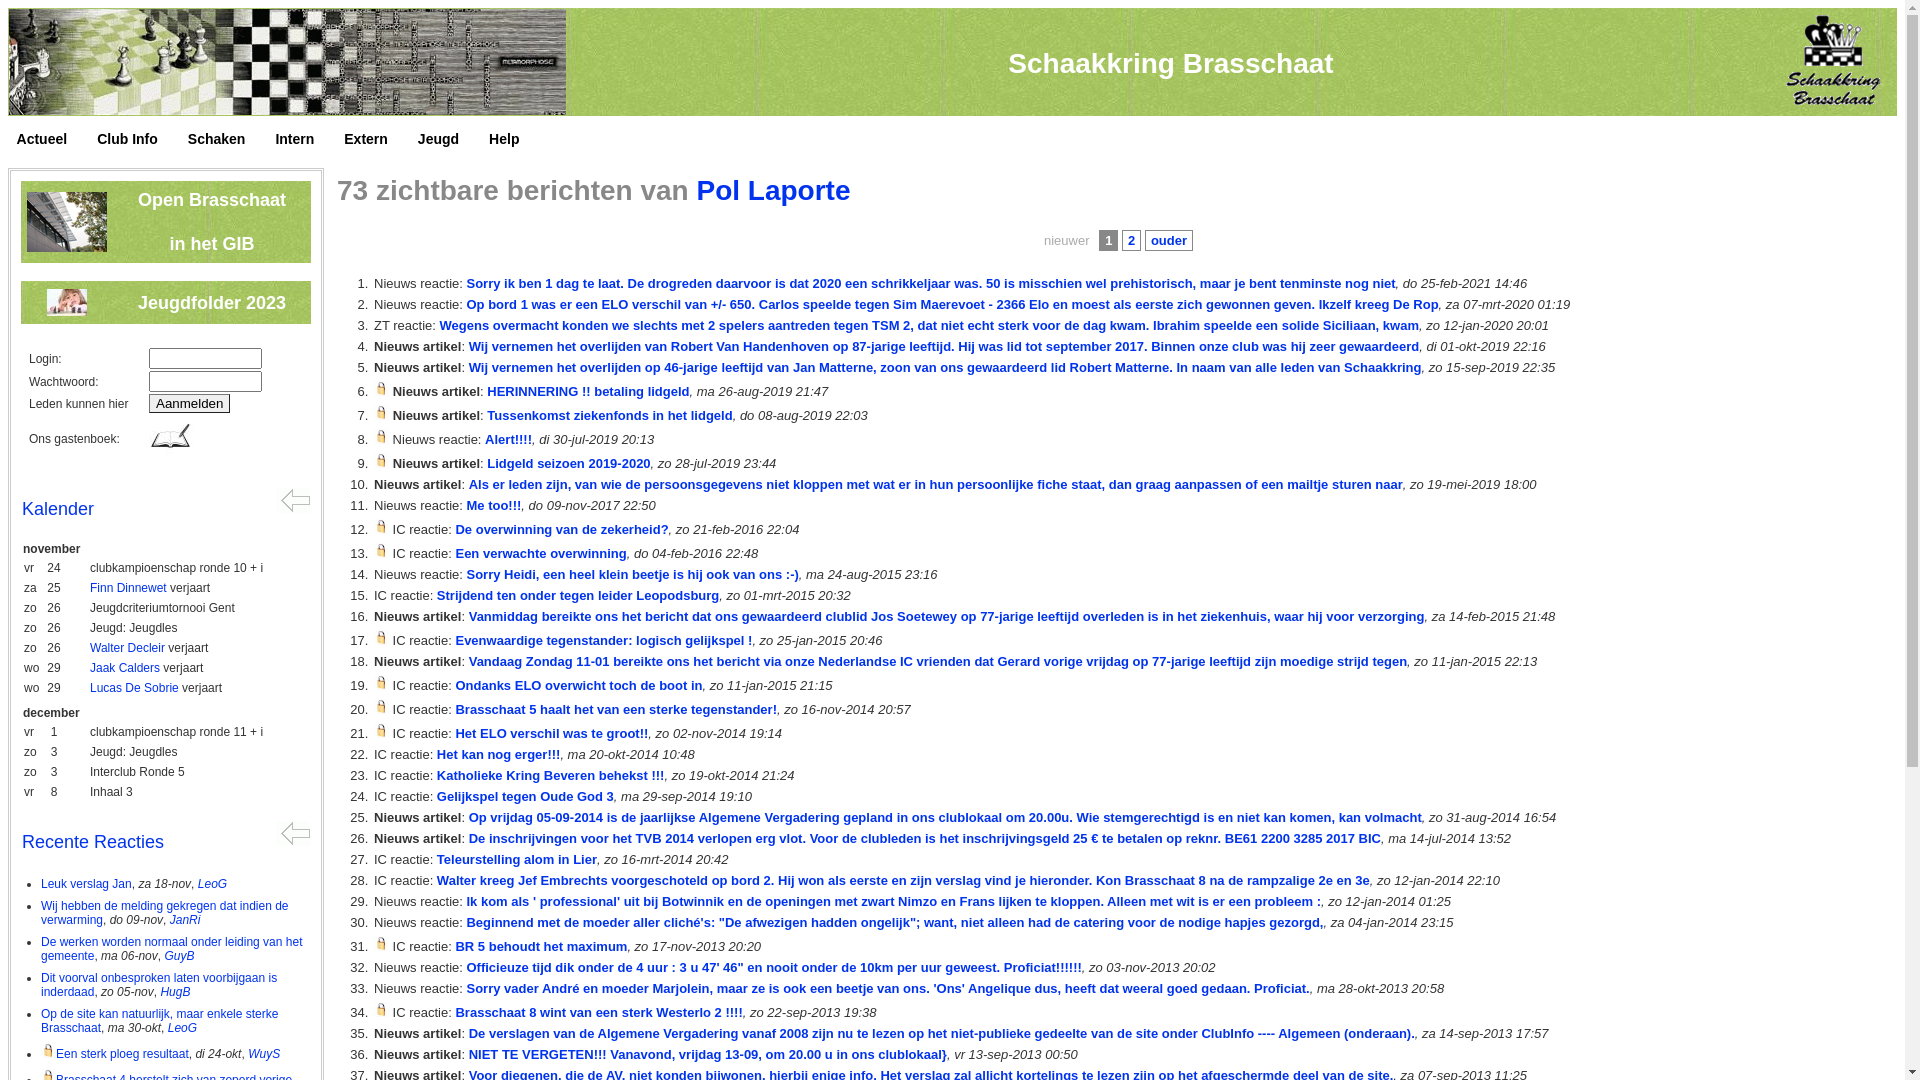  Describe the element at coordinates (464, 574) in the screenshot. I see `'Sorry Heidi, een heel klein beetje is hij ook van ons :-)'` at that location.